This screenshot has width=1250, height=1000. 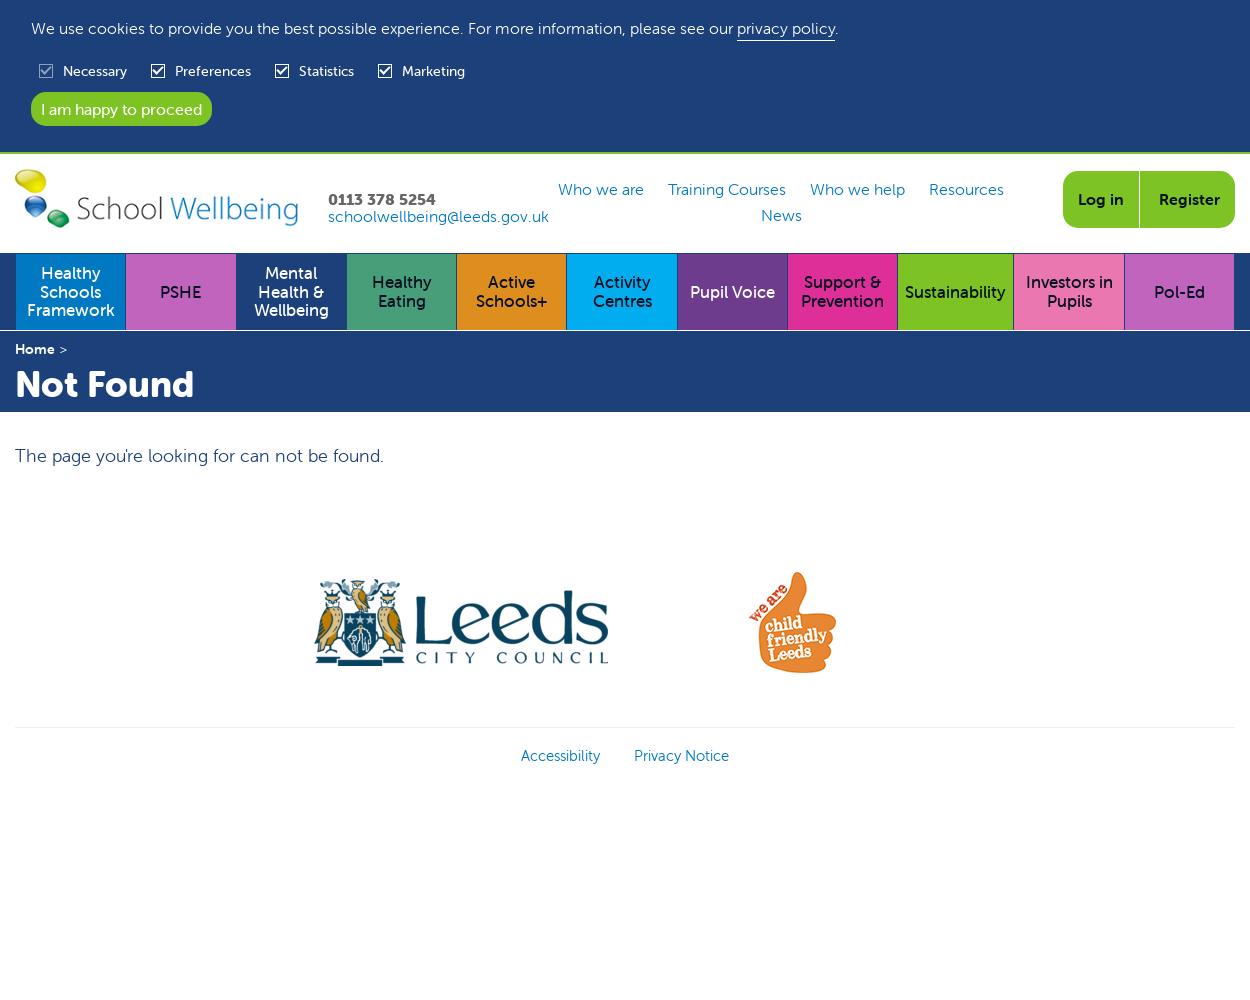 I want to click on 'News', so click(x=780, y=213).